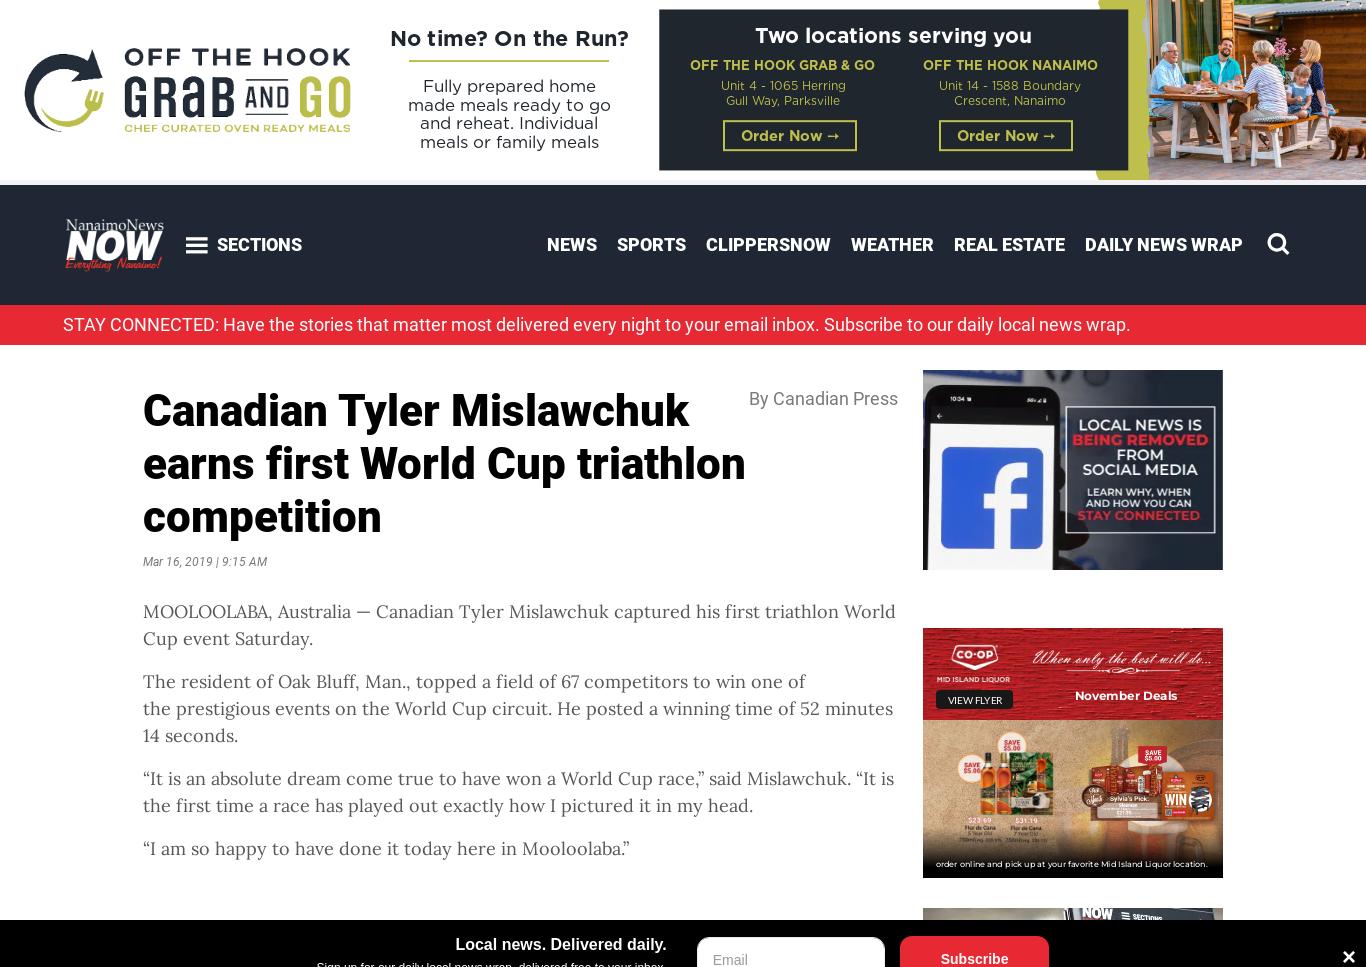 This screenshot has width=1366, height=967. Describe the element at coordinates (768, 244) in the screenshot. I see `'ClippersNOW'` at that location.